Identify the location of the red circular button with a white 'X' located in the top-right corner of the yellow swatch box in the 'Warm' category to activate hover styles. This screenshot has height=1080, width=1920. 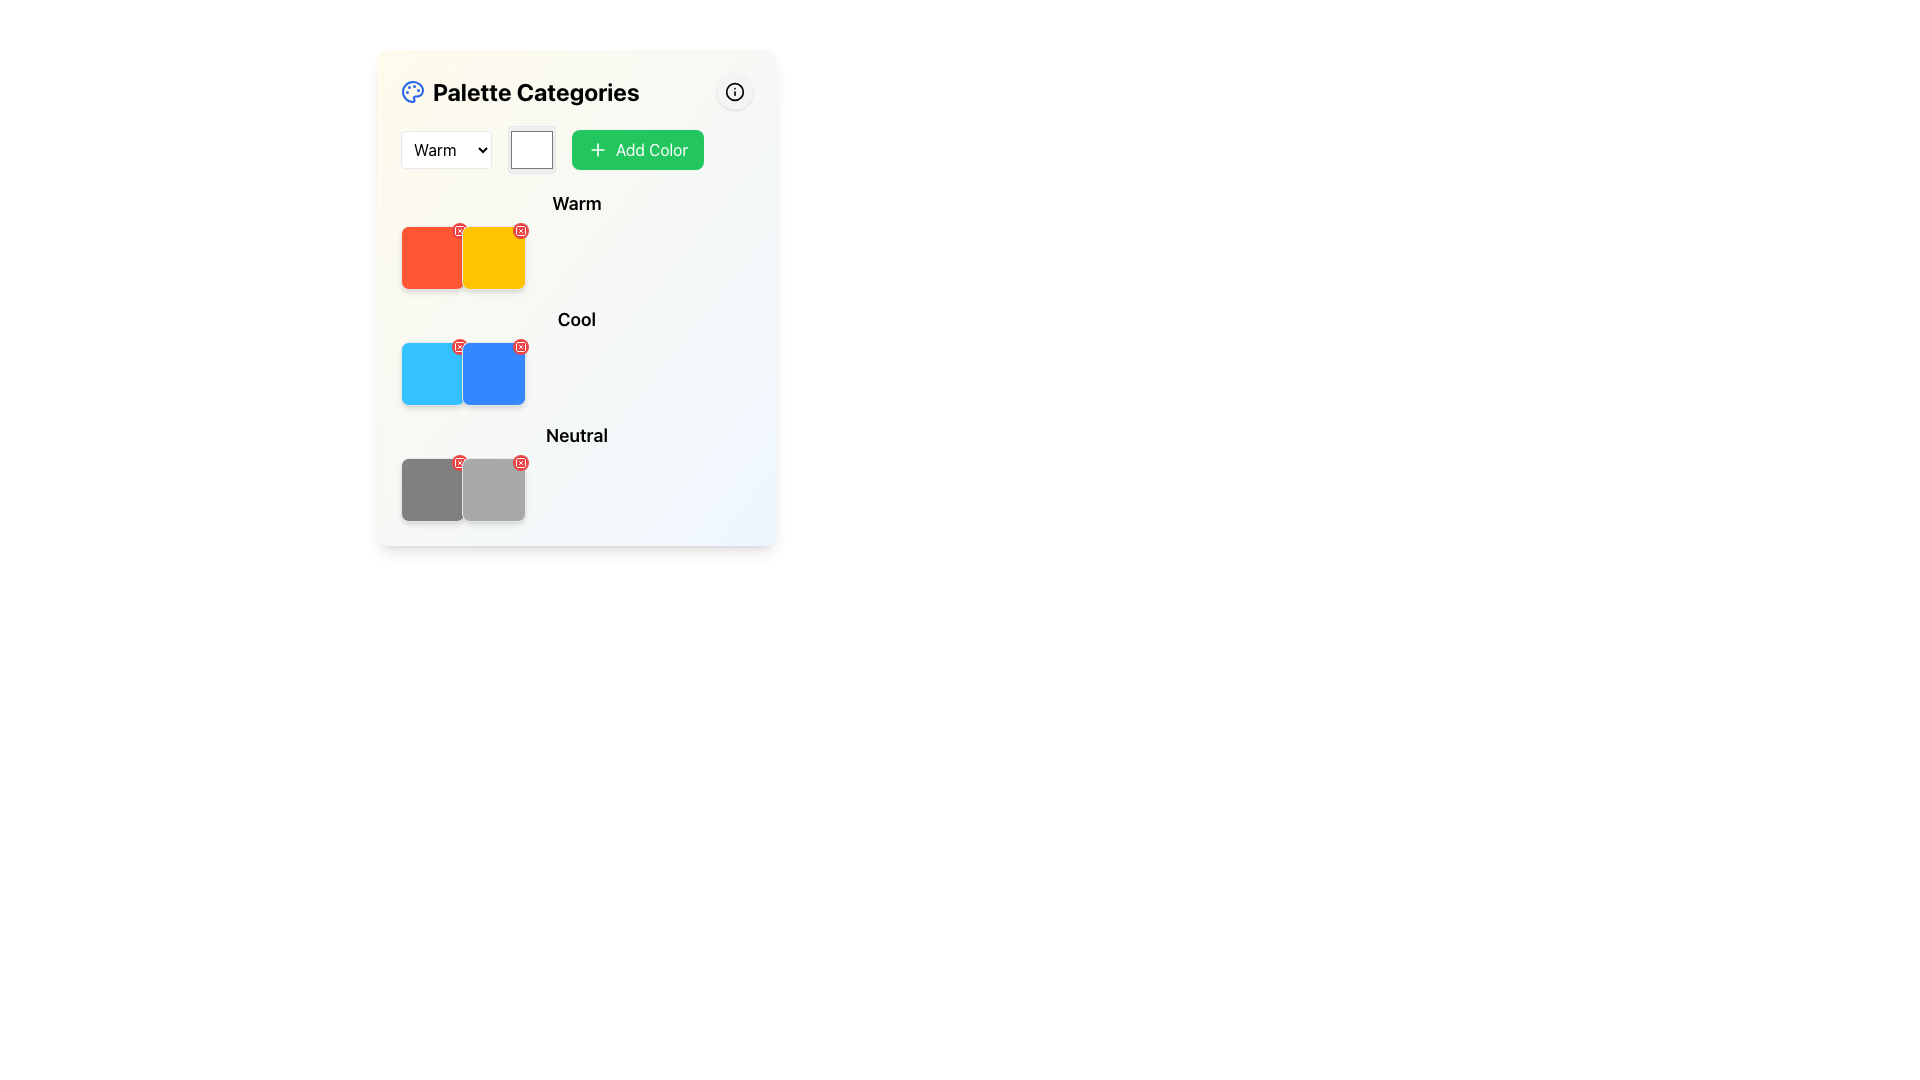
(521, 230).